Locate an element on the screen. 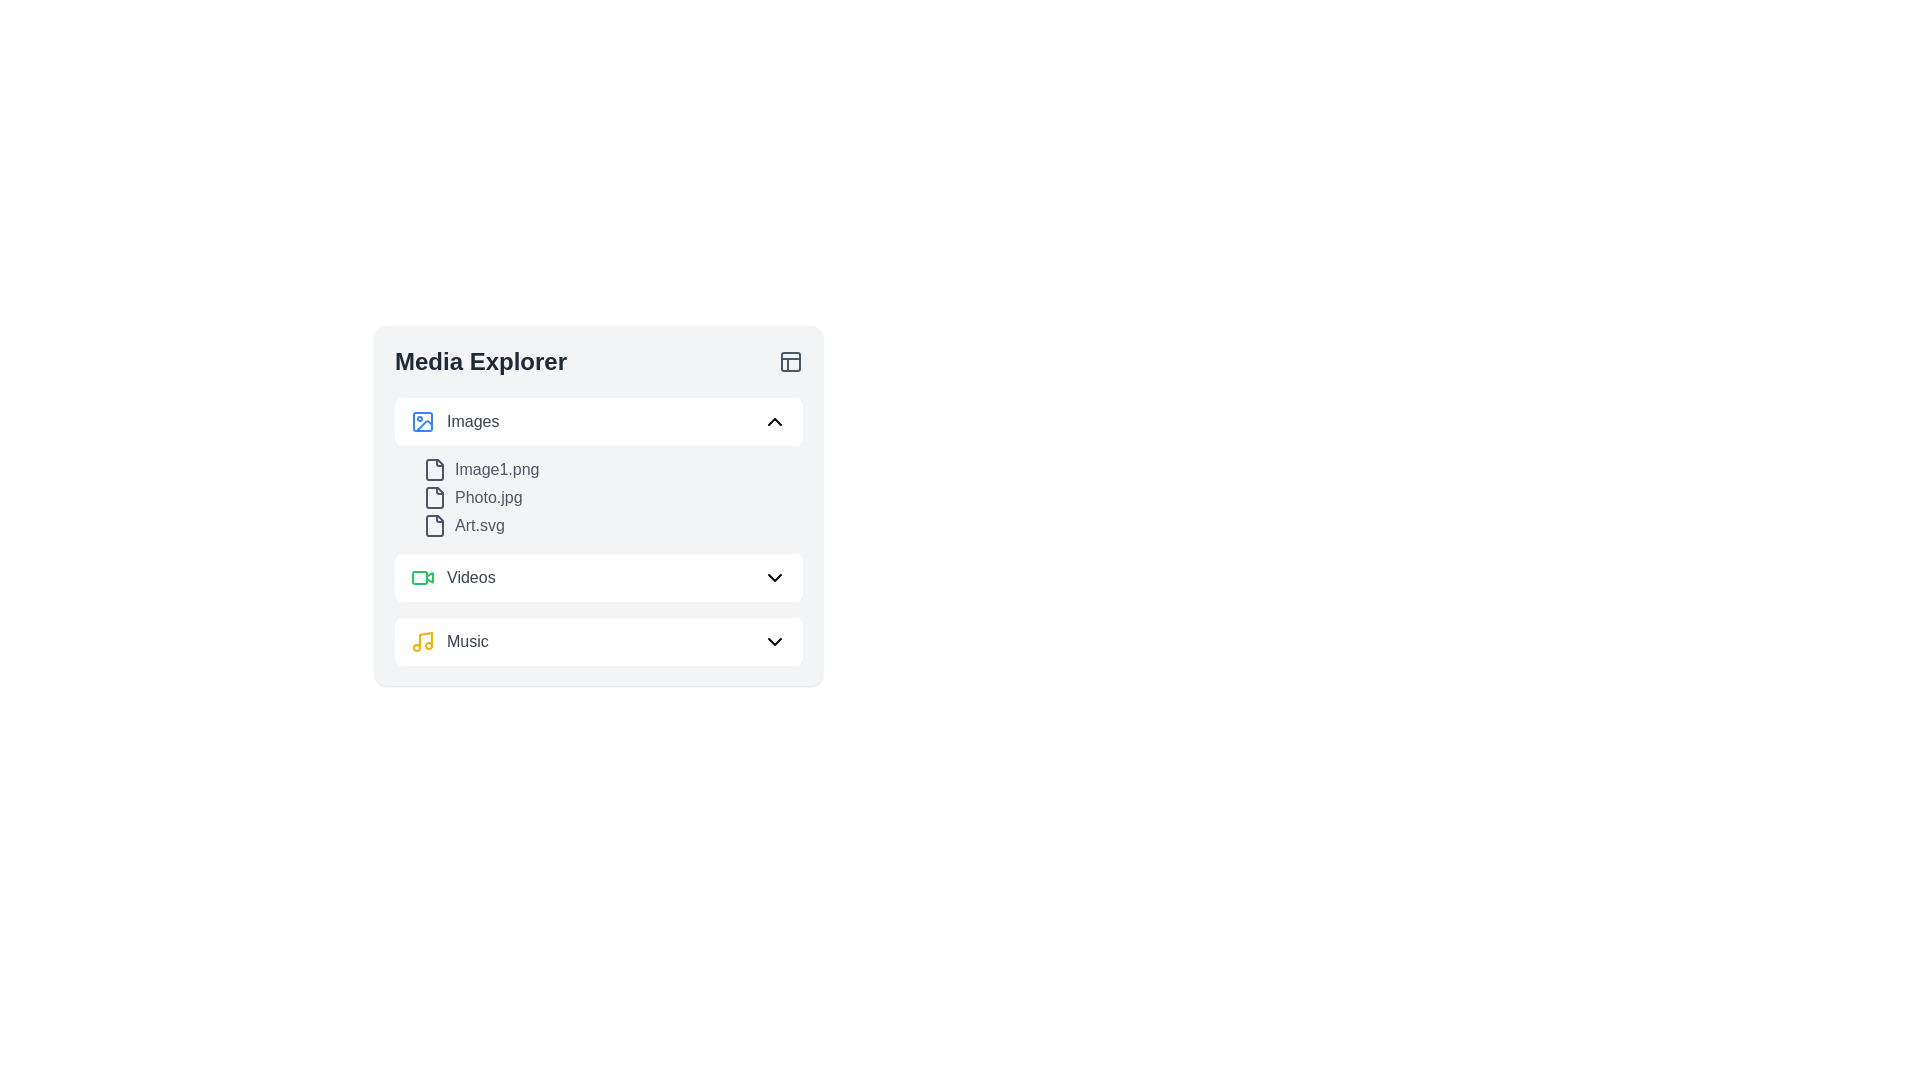 The height and width of the screenshot is (1080, 1920). the video camera icon, which has a green outline and white background, located next to the 'Videos' label is located at coordinates (421, 578).